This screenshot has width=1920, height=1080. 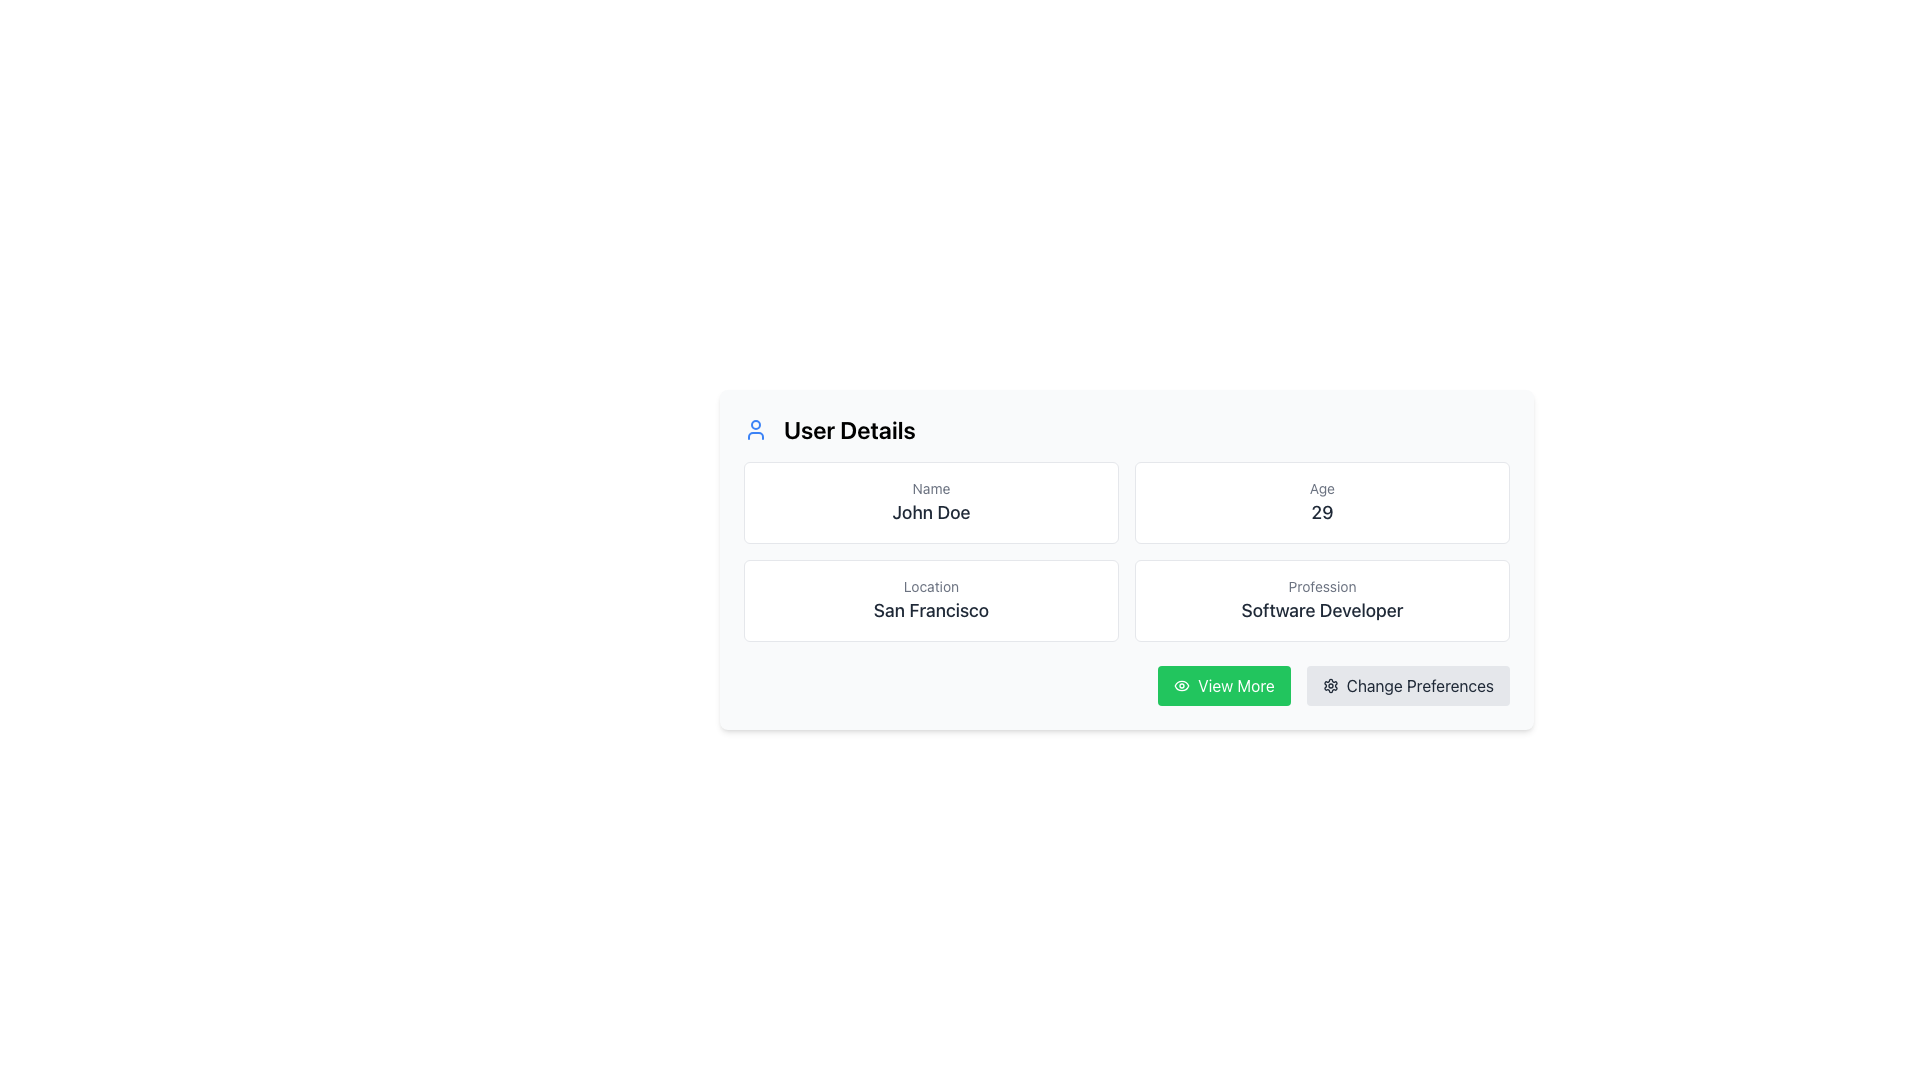 I want to click on the text label displaying 'John Doe' within the 'Name' card in the user details panel, so click(x=930, y=512).